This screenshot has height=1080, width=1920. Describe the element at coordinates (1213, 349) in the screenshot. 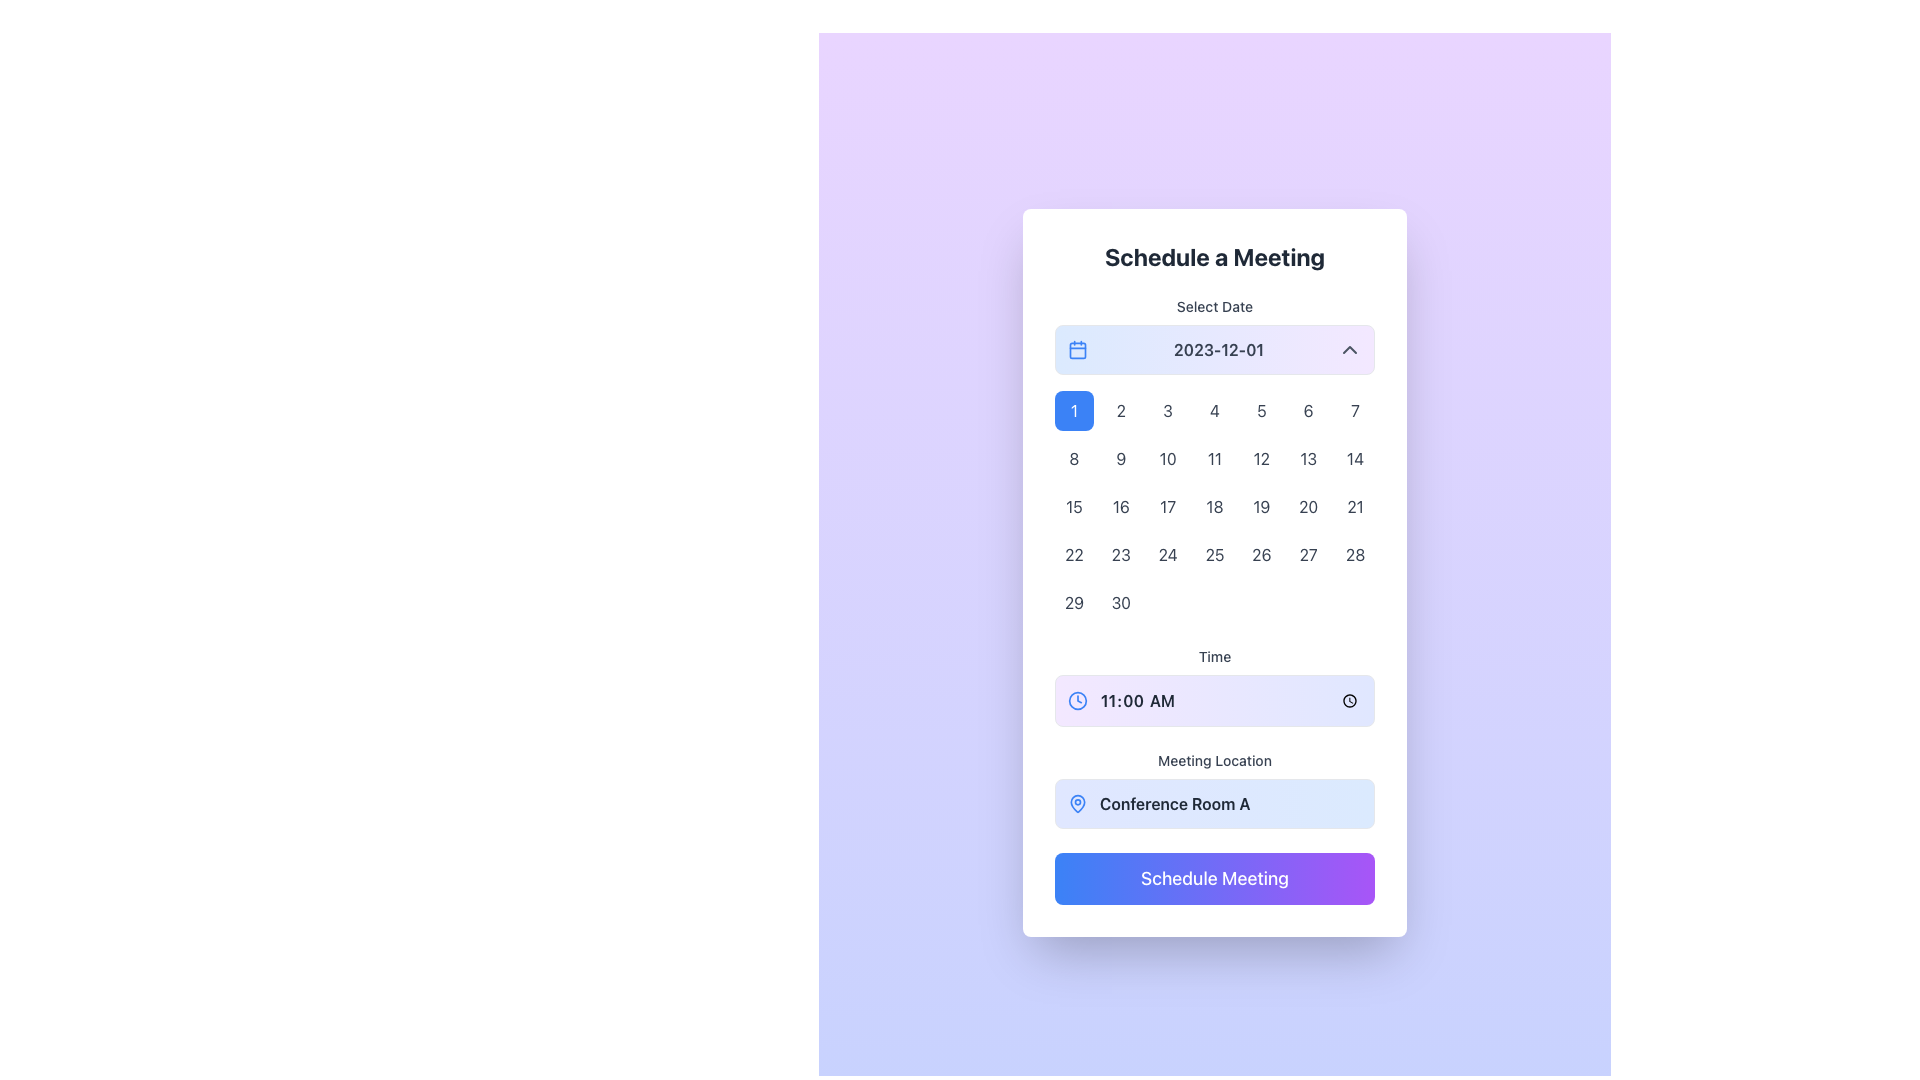

I see `the Dropdown Button with a gradient background and date text '2023-12-01' located under the 'Select Date' header` at that location.